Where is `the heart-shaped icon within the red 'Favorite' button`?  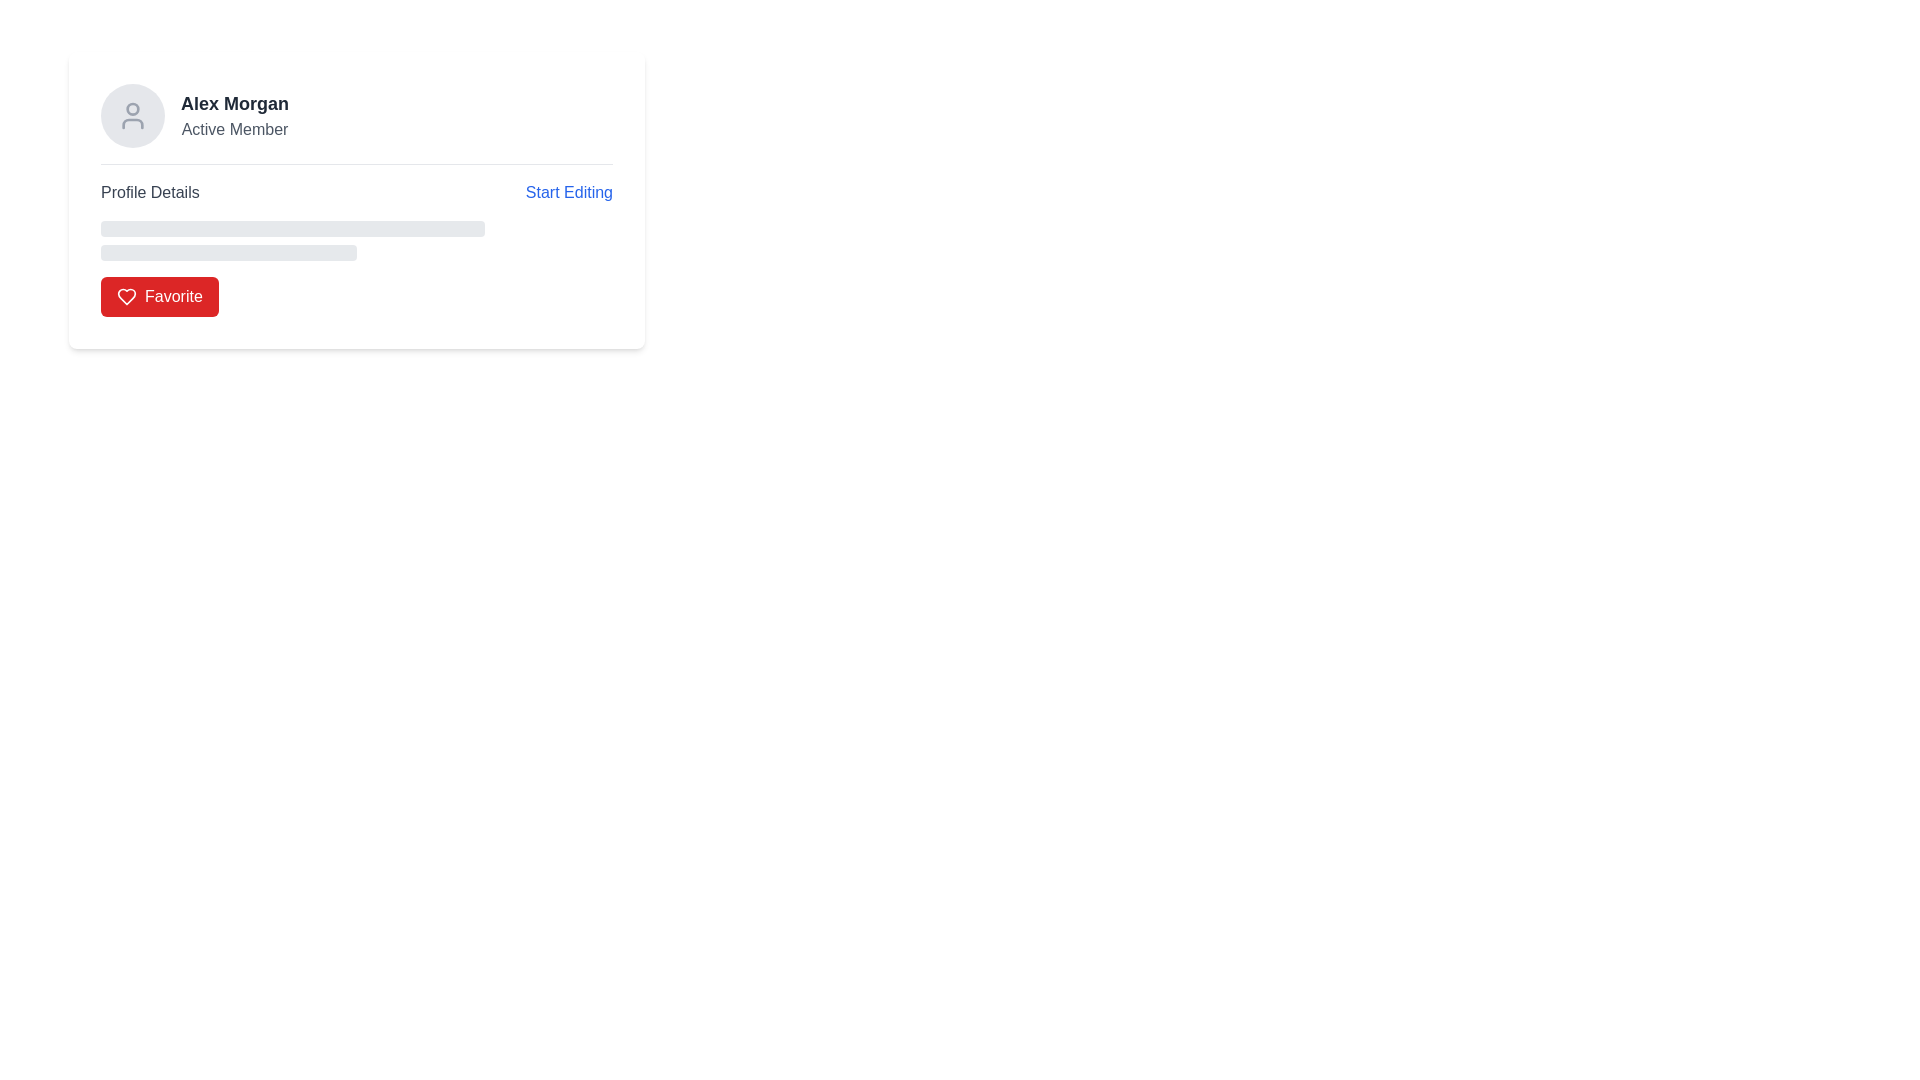 the heart-shaped icon within the red 'Favorite' button is located at coordinates (125, 297).